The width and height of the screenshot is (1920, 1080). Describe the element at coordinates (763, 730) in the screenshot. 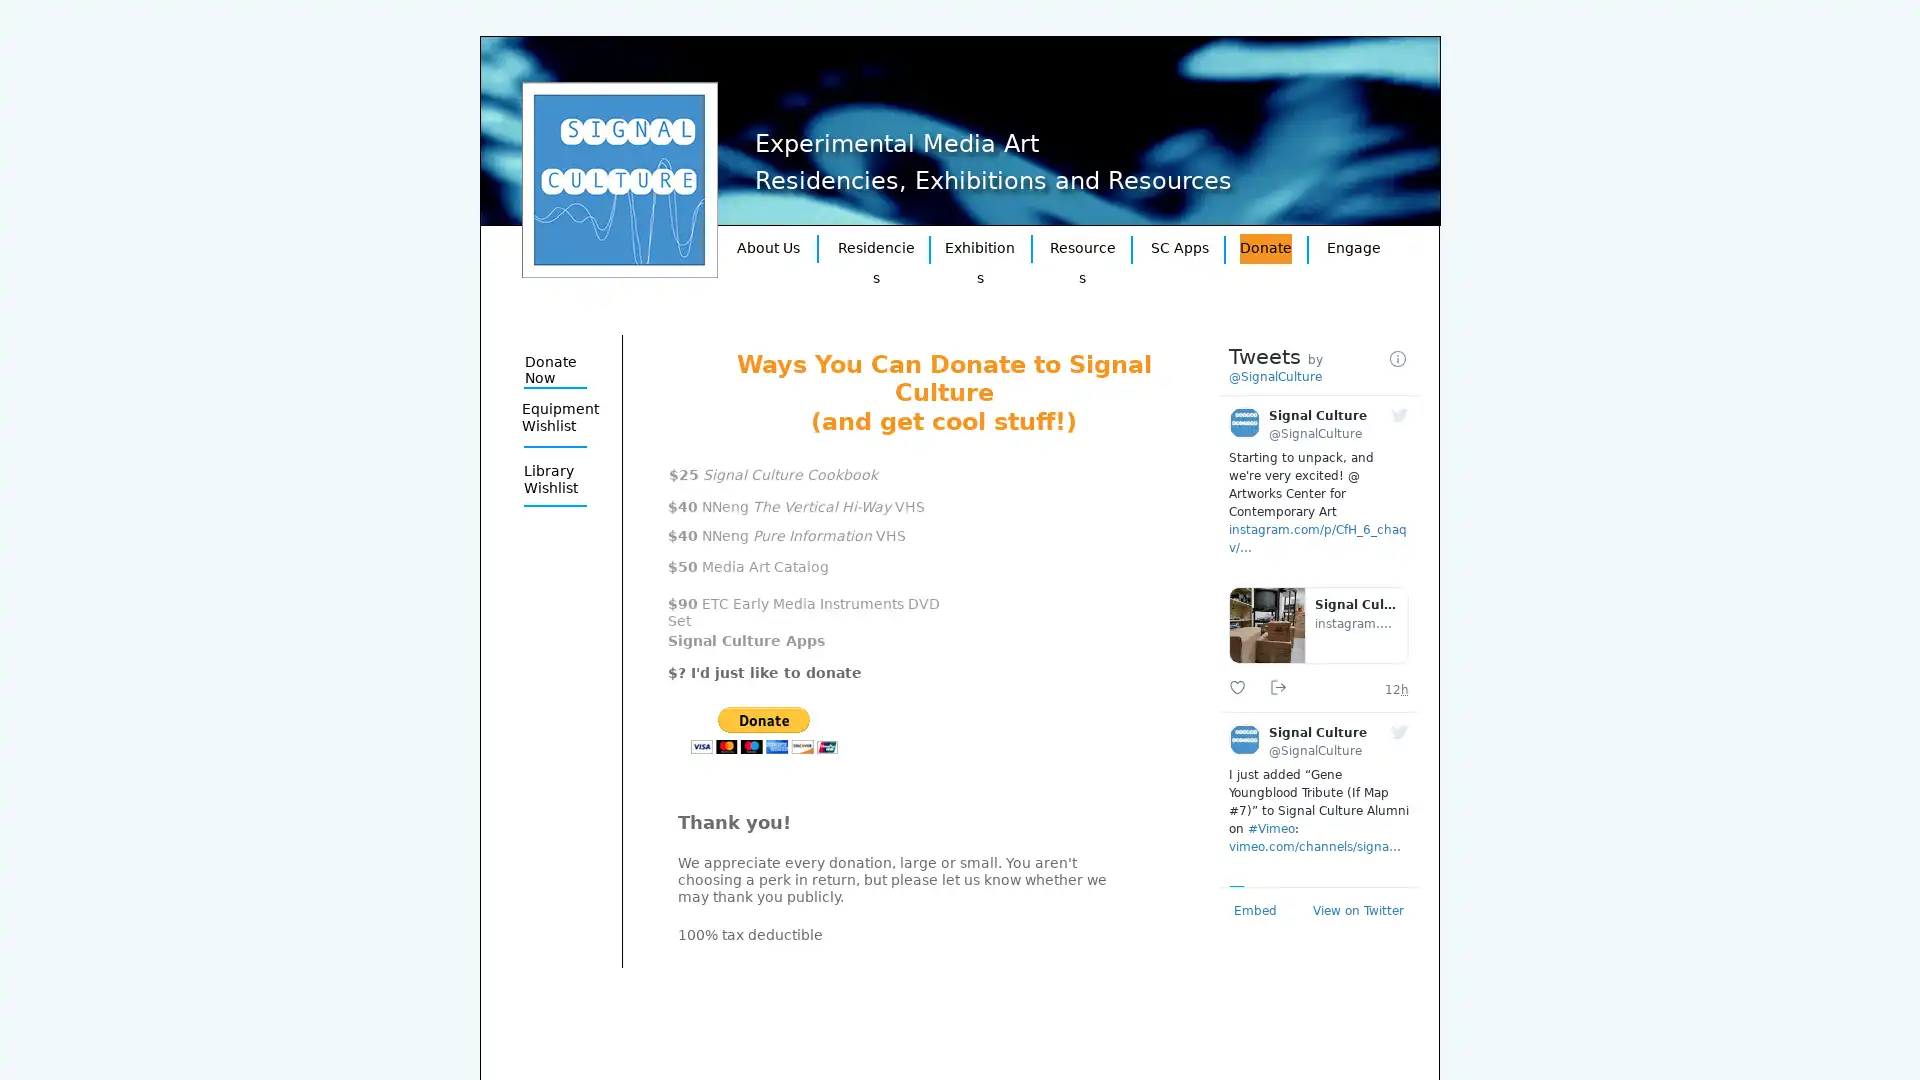

I see `PayPal - The safer, easier way to pay online!` at that location.